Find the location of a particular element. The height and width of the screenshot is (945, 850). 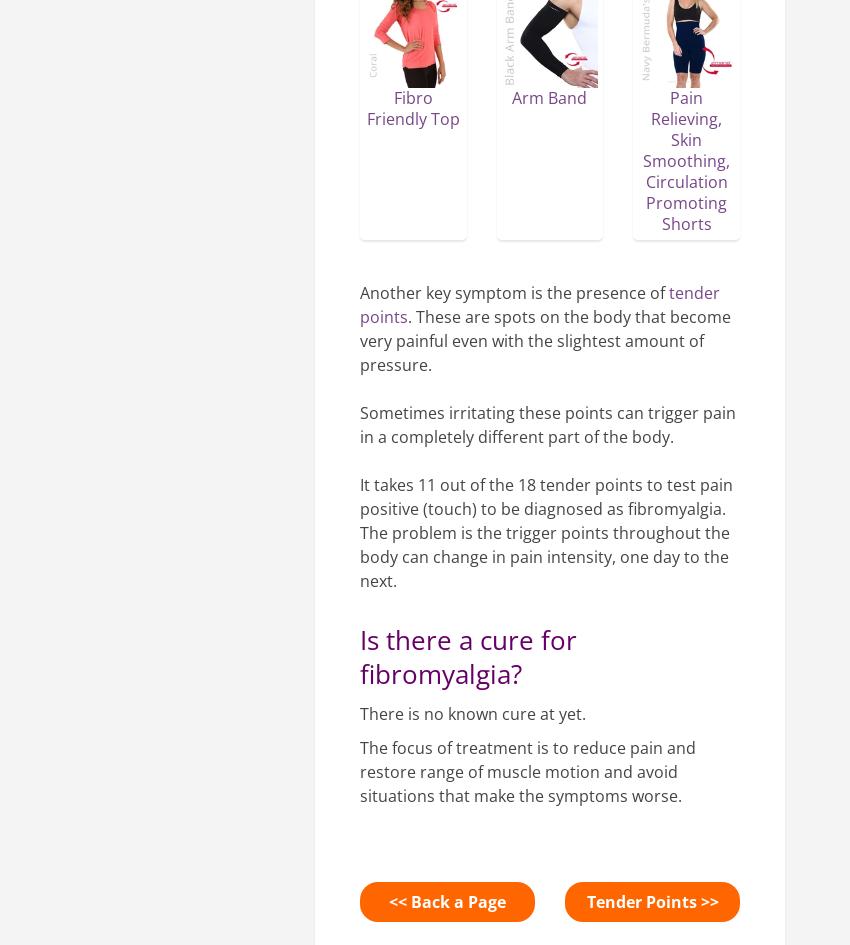

'tender points' is located at coordinates (539, 305).